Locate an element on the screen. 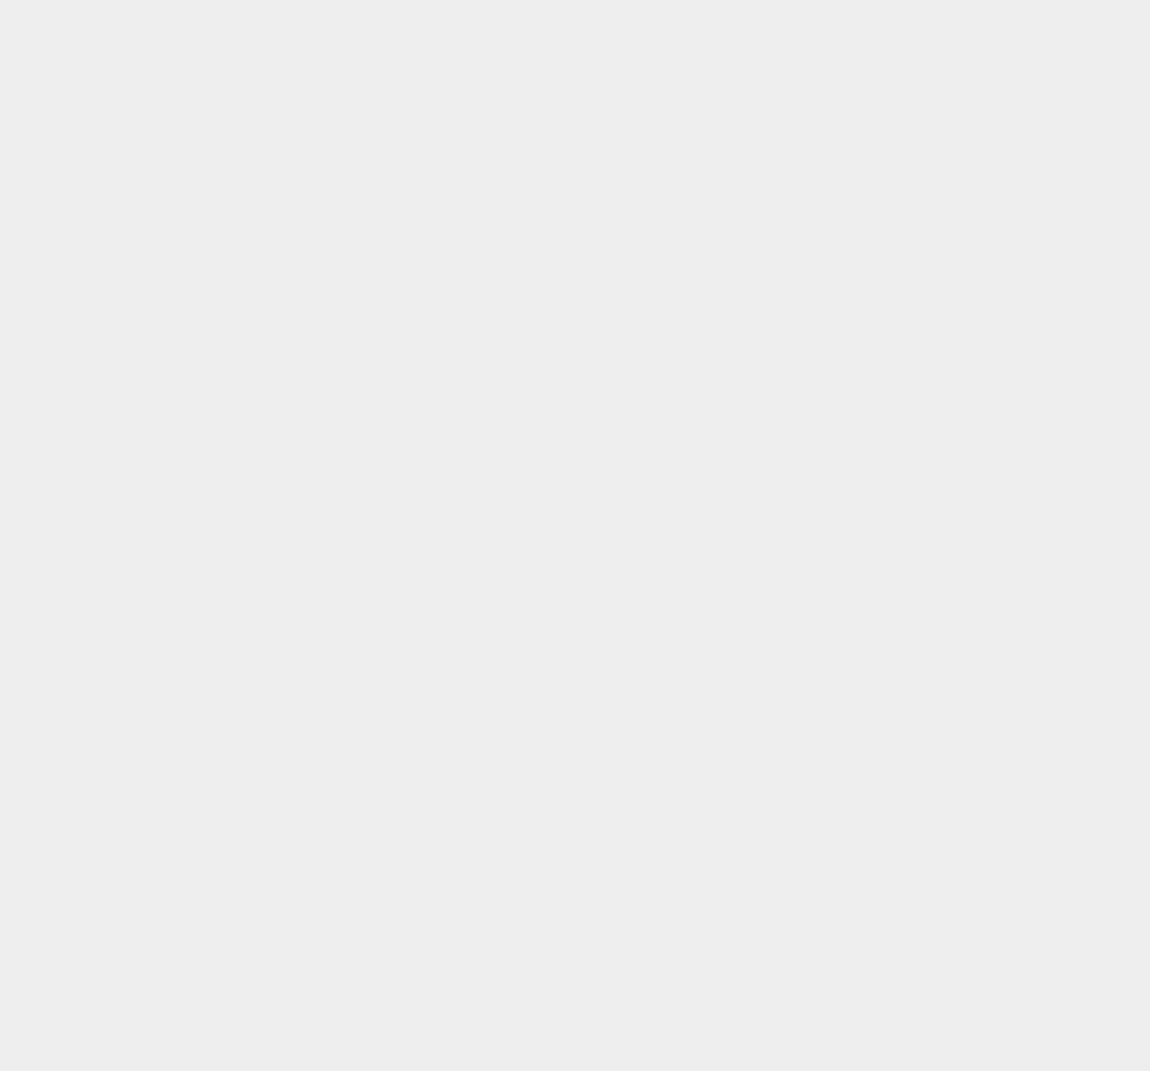 Image resolution: width=1150 pixels, height=1071 pixels. 'Apple TV' is located at coordinates (839, 719).